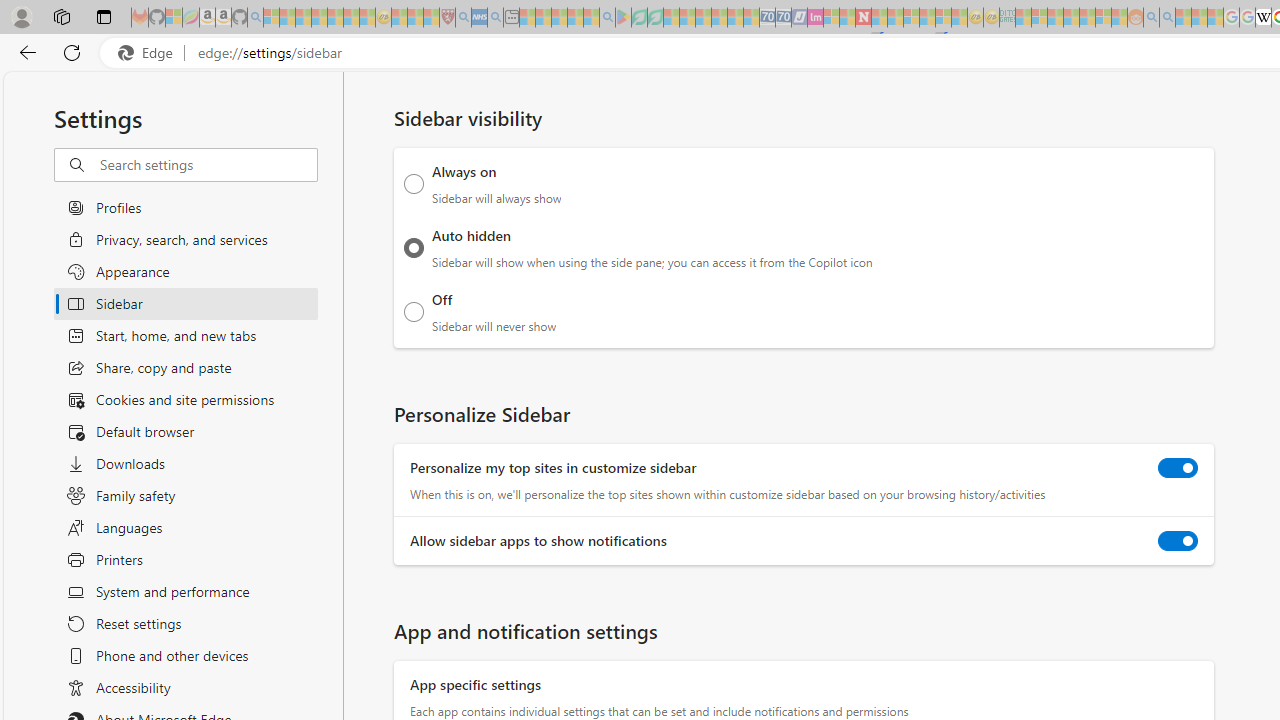 This screenshot has height=720, width=1280. What do you see at coordinates (1178, 541) in the screenshot?
I see `'Allow sidebar apps to show notifications'` at bounding box center [1178, 541].